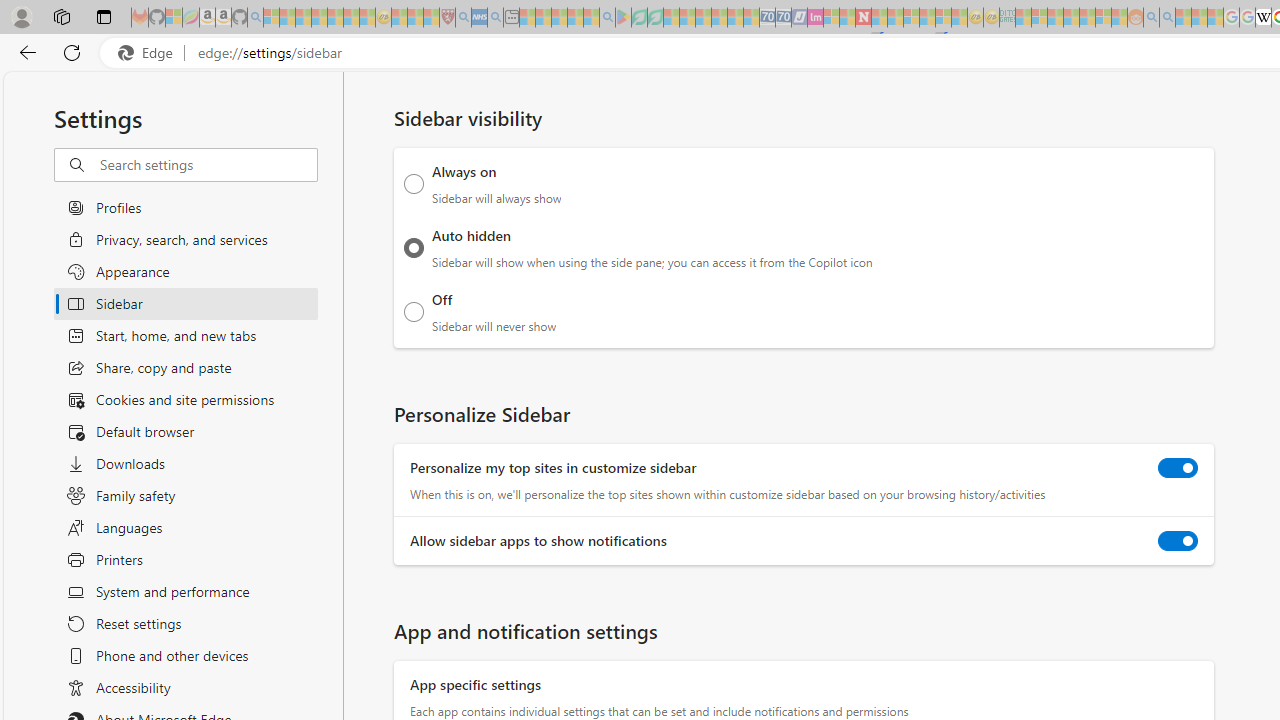 This screenshot has height=720, width=1280. What do you see at coordinates (1178, 541) in the screenshot?
I see `'Allow sidebar apps to show notifications'` at bounding box center [1178, 541].